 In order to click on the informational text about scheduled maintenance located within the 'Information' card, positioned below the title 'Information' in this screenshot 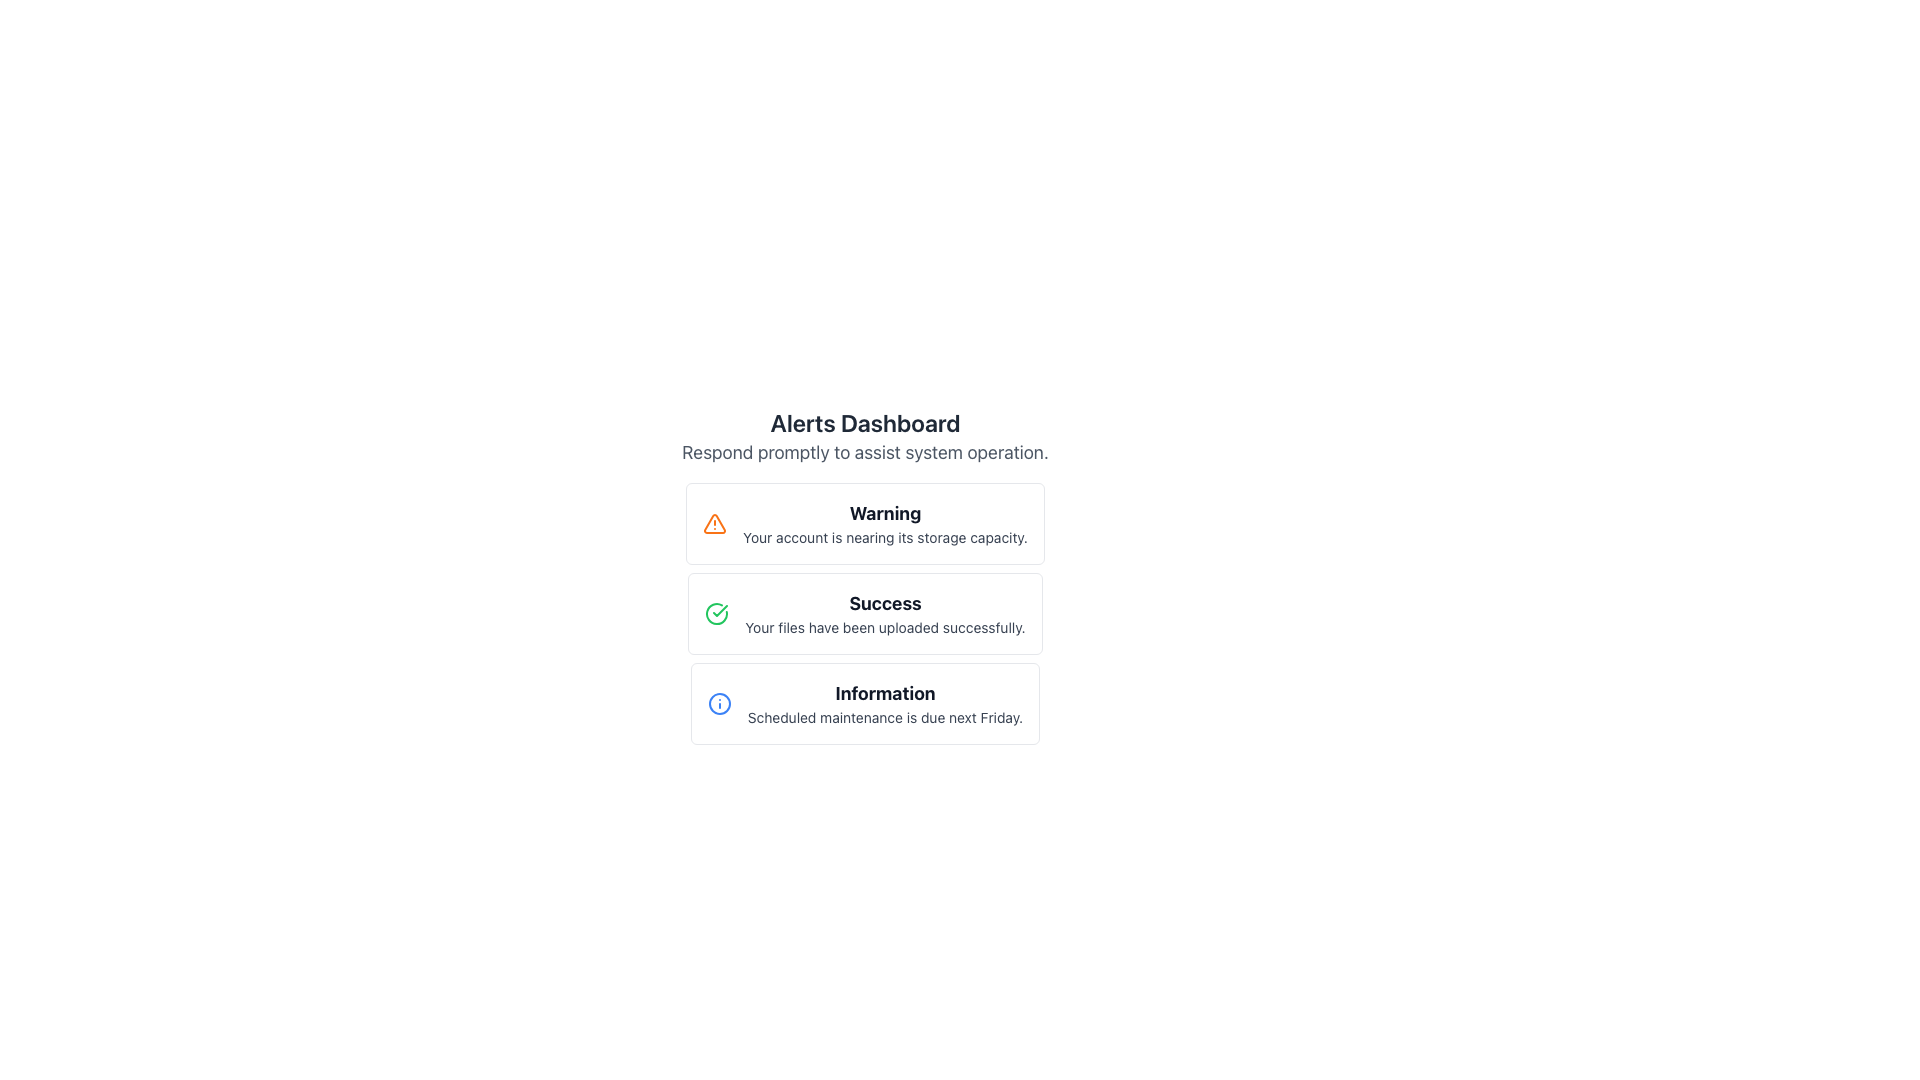, I will do `click(884, 716)`.